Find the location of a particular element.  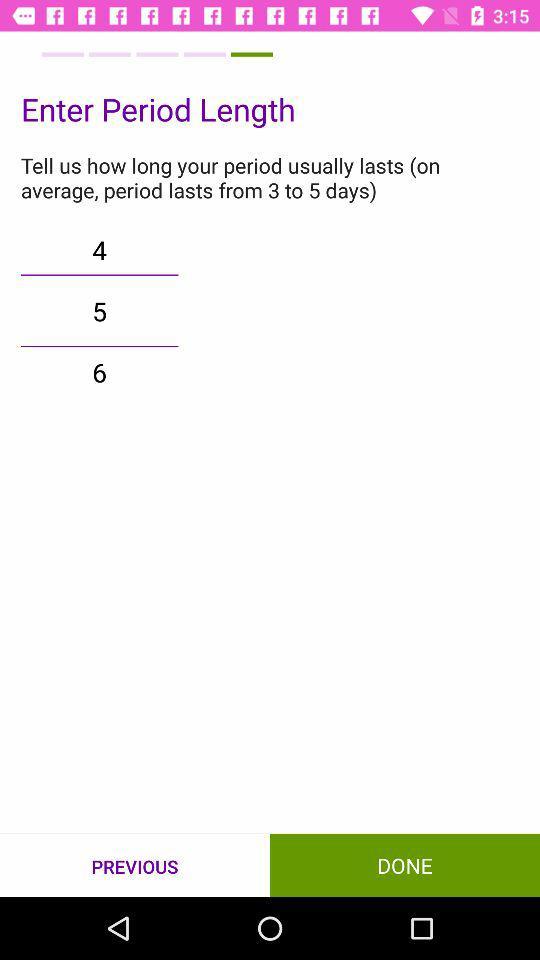

the item at the bottom right corner is located at coordinates (405, 864).